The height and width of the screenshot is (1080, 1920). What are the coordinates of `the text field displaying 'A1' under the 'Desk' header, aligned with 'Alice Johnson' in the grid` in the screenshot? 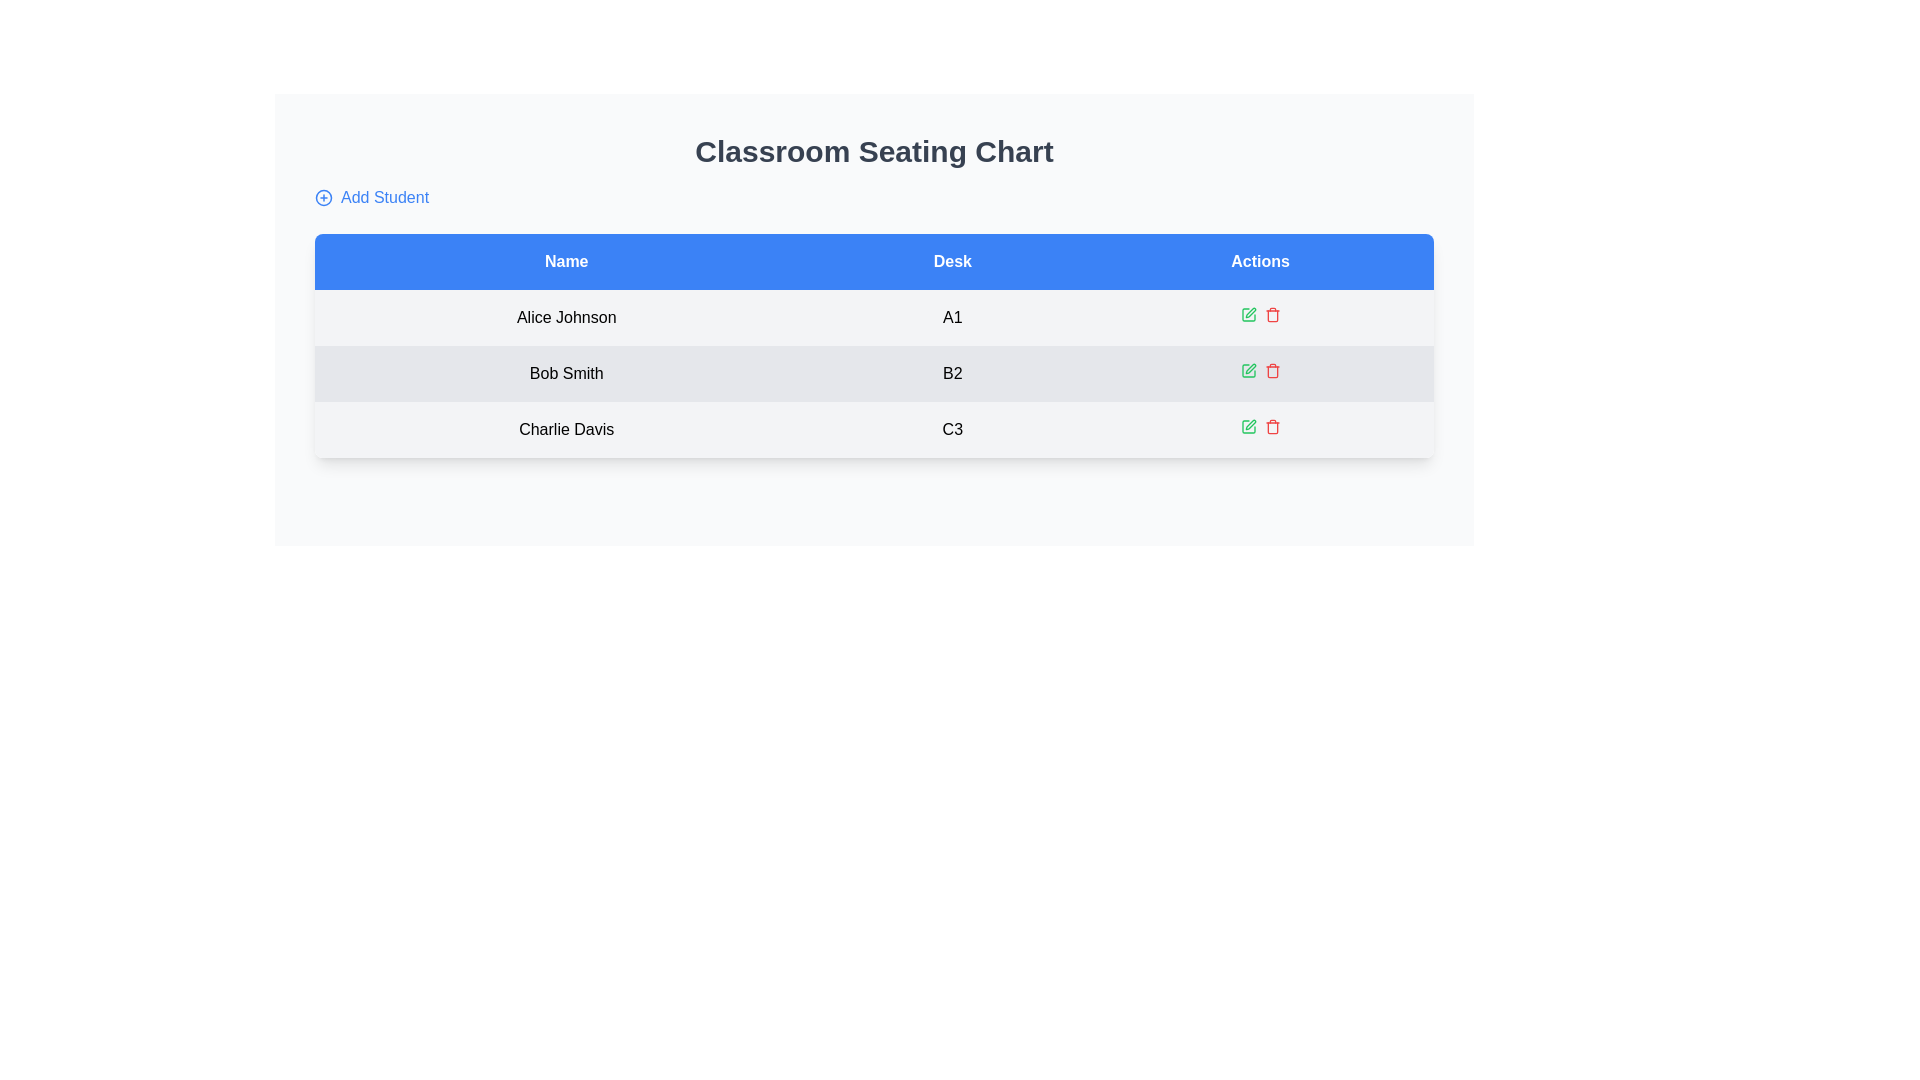 It's located at (951, 316).